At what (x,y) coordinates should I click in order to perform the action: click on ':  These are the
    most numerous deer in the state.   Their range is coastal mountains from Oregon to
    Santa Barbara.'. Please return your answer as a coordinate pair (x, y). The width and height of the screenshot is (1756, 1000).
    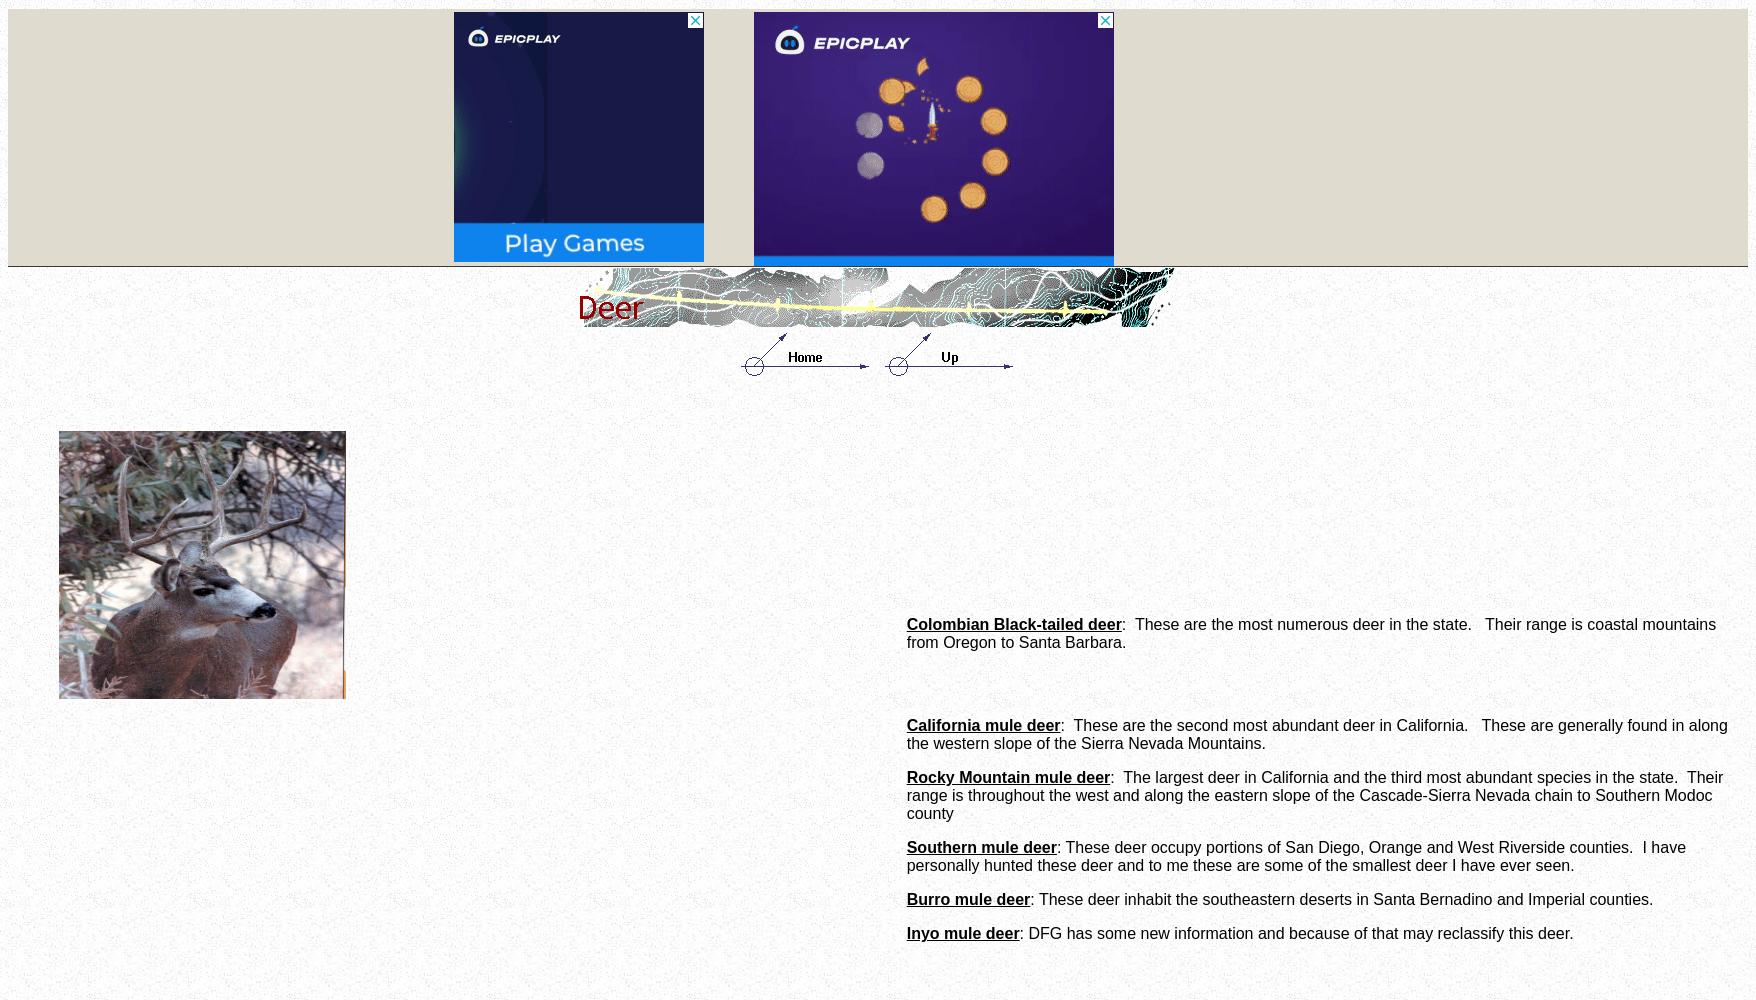
    Looking at the image, I should click on (1310, 633).